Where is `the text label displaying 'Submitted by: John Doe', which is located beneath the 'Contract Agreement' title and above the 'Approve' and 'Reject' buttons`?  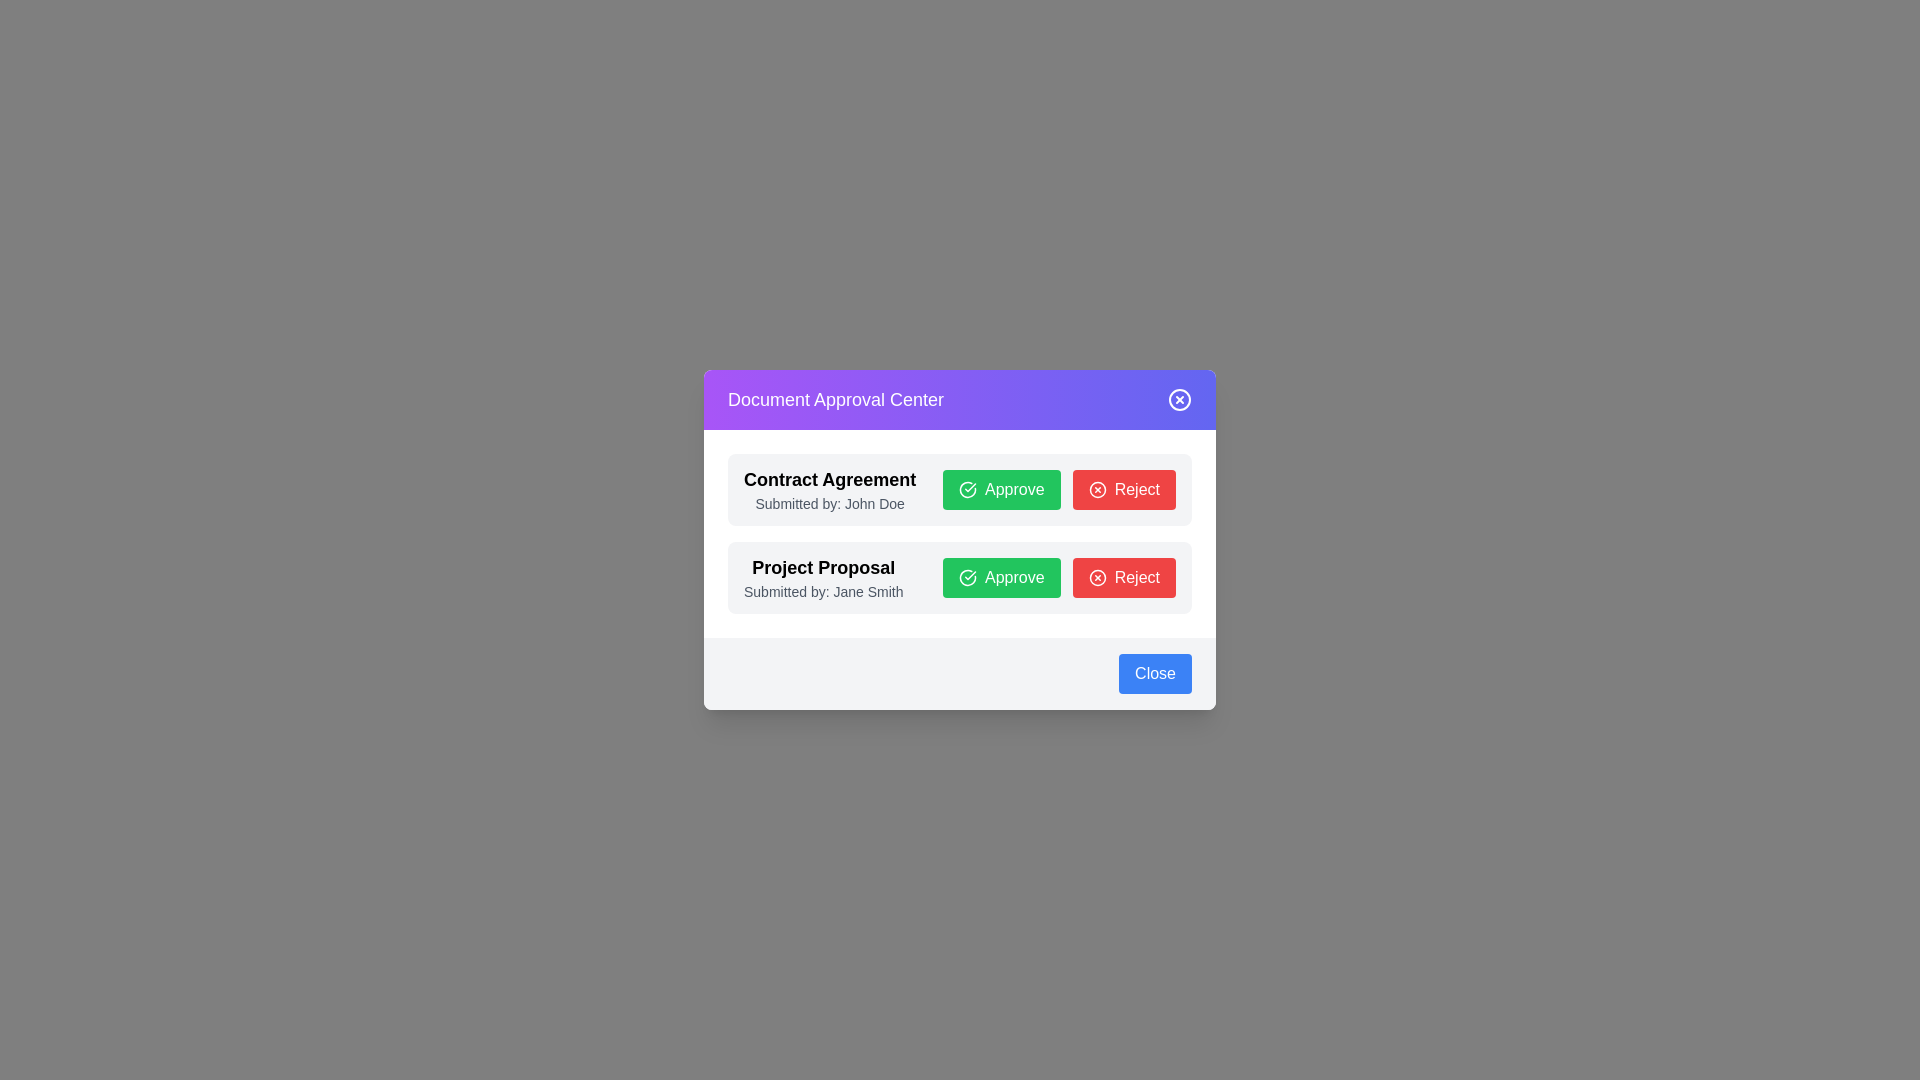 the text label displaying 'Submitted by: John Doe', which is located beneath the 'Contract Agreement' title and above the 'Approve' and 'Reject' buttons is located at coordinates (830, 503).